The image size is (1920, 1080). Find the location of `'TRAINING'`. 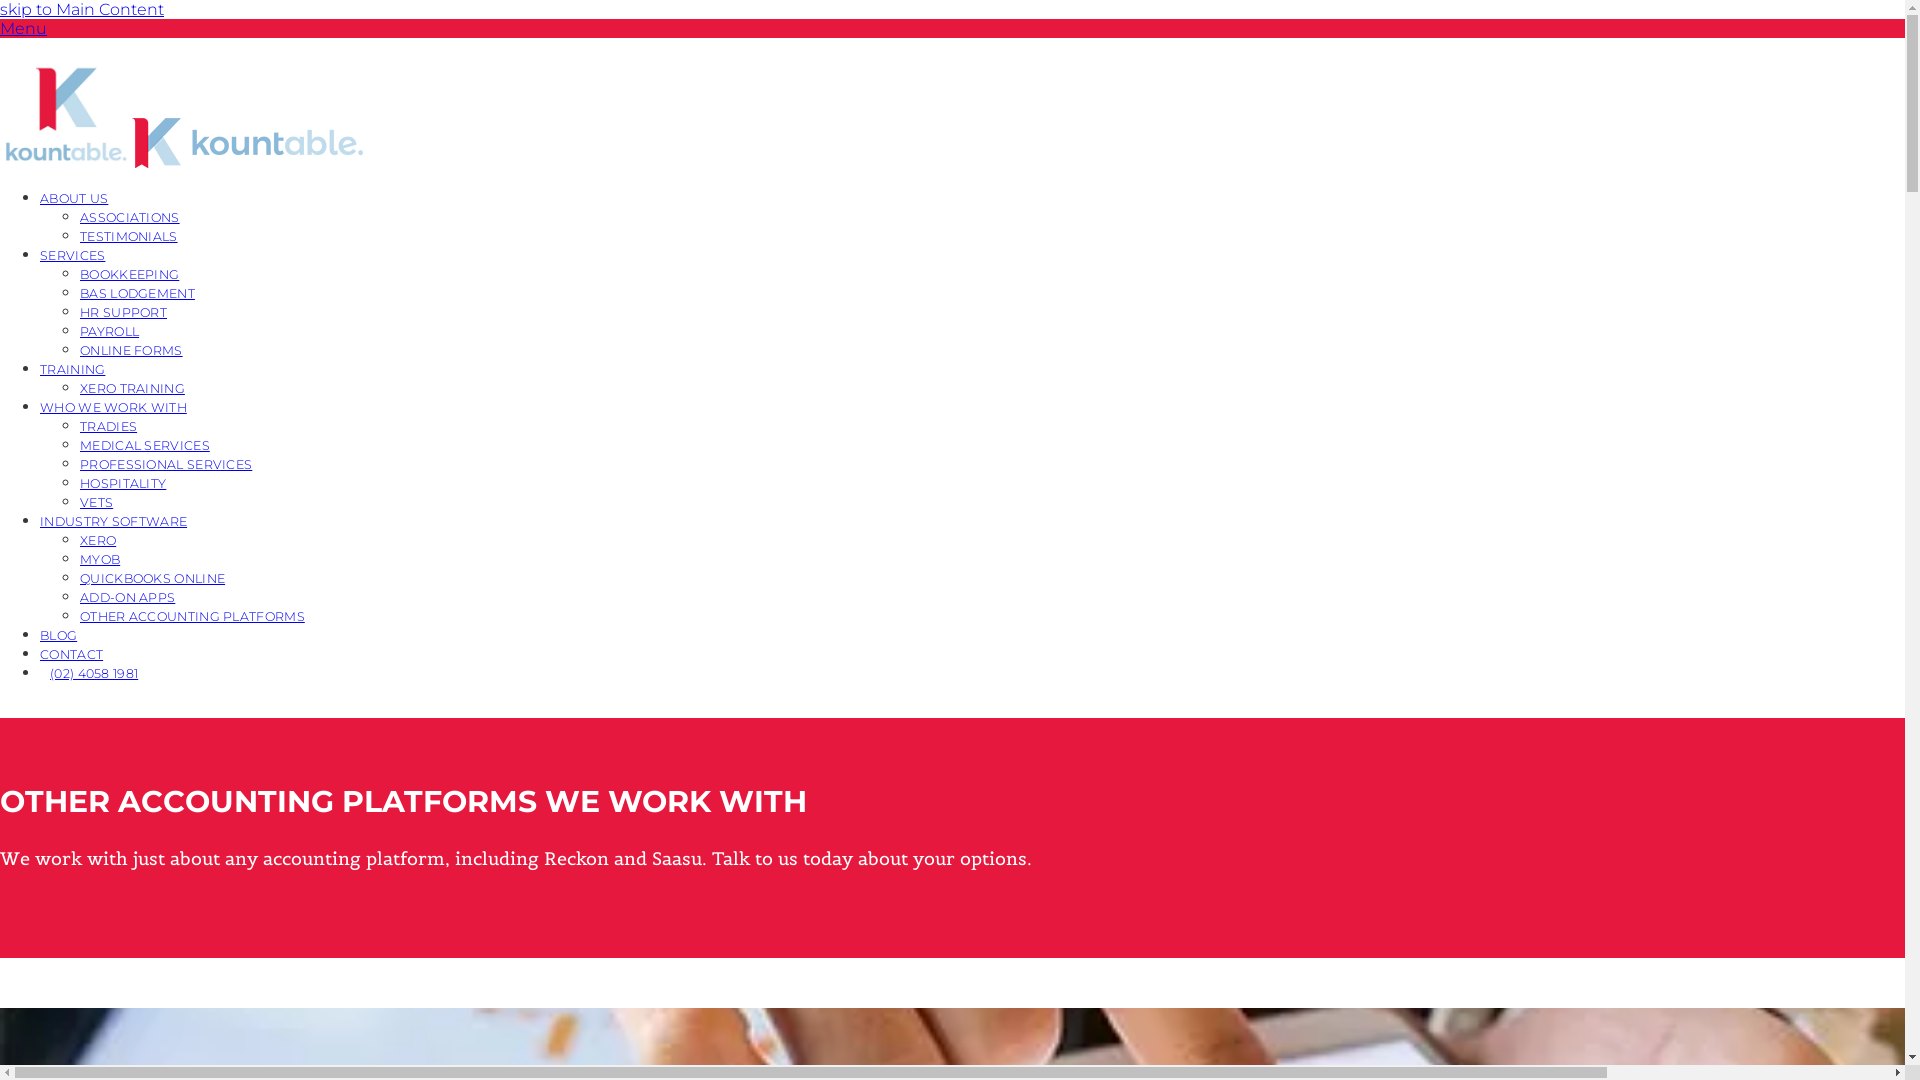

'TRAINING' is located at coordinates (39, 368).